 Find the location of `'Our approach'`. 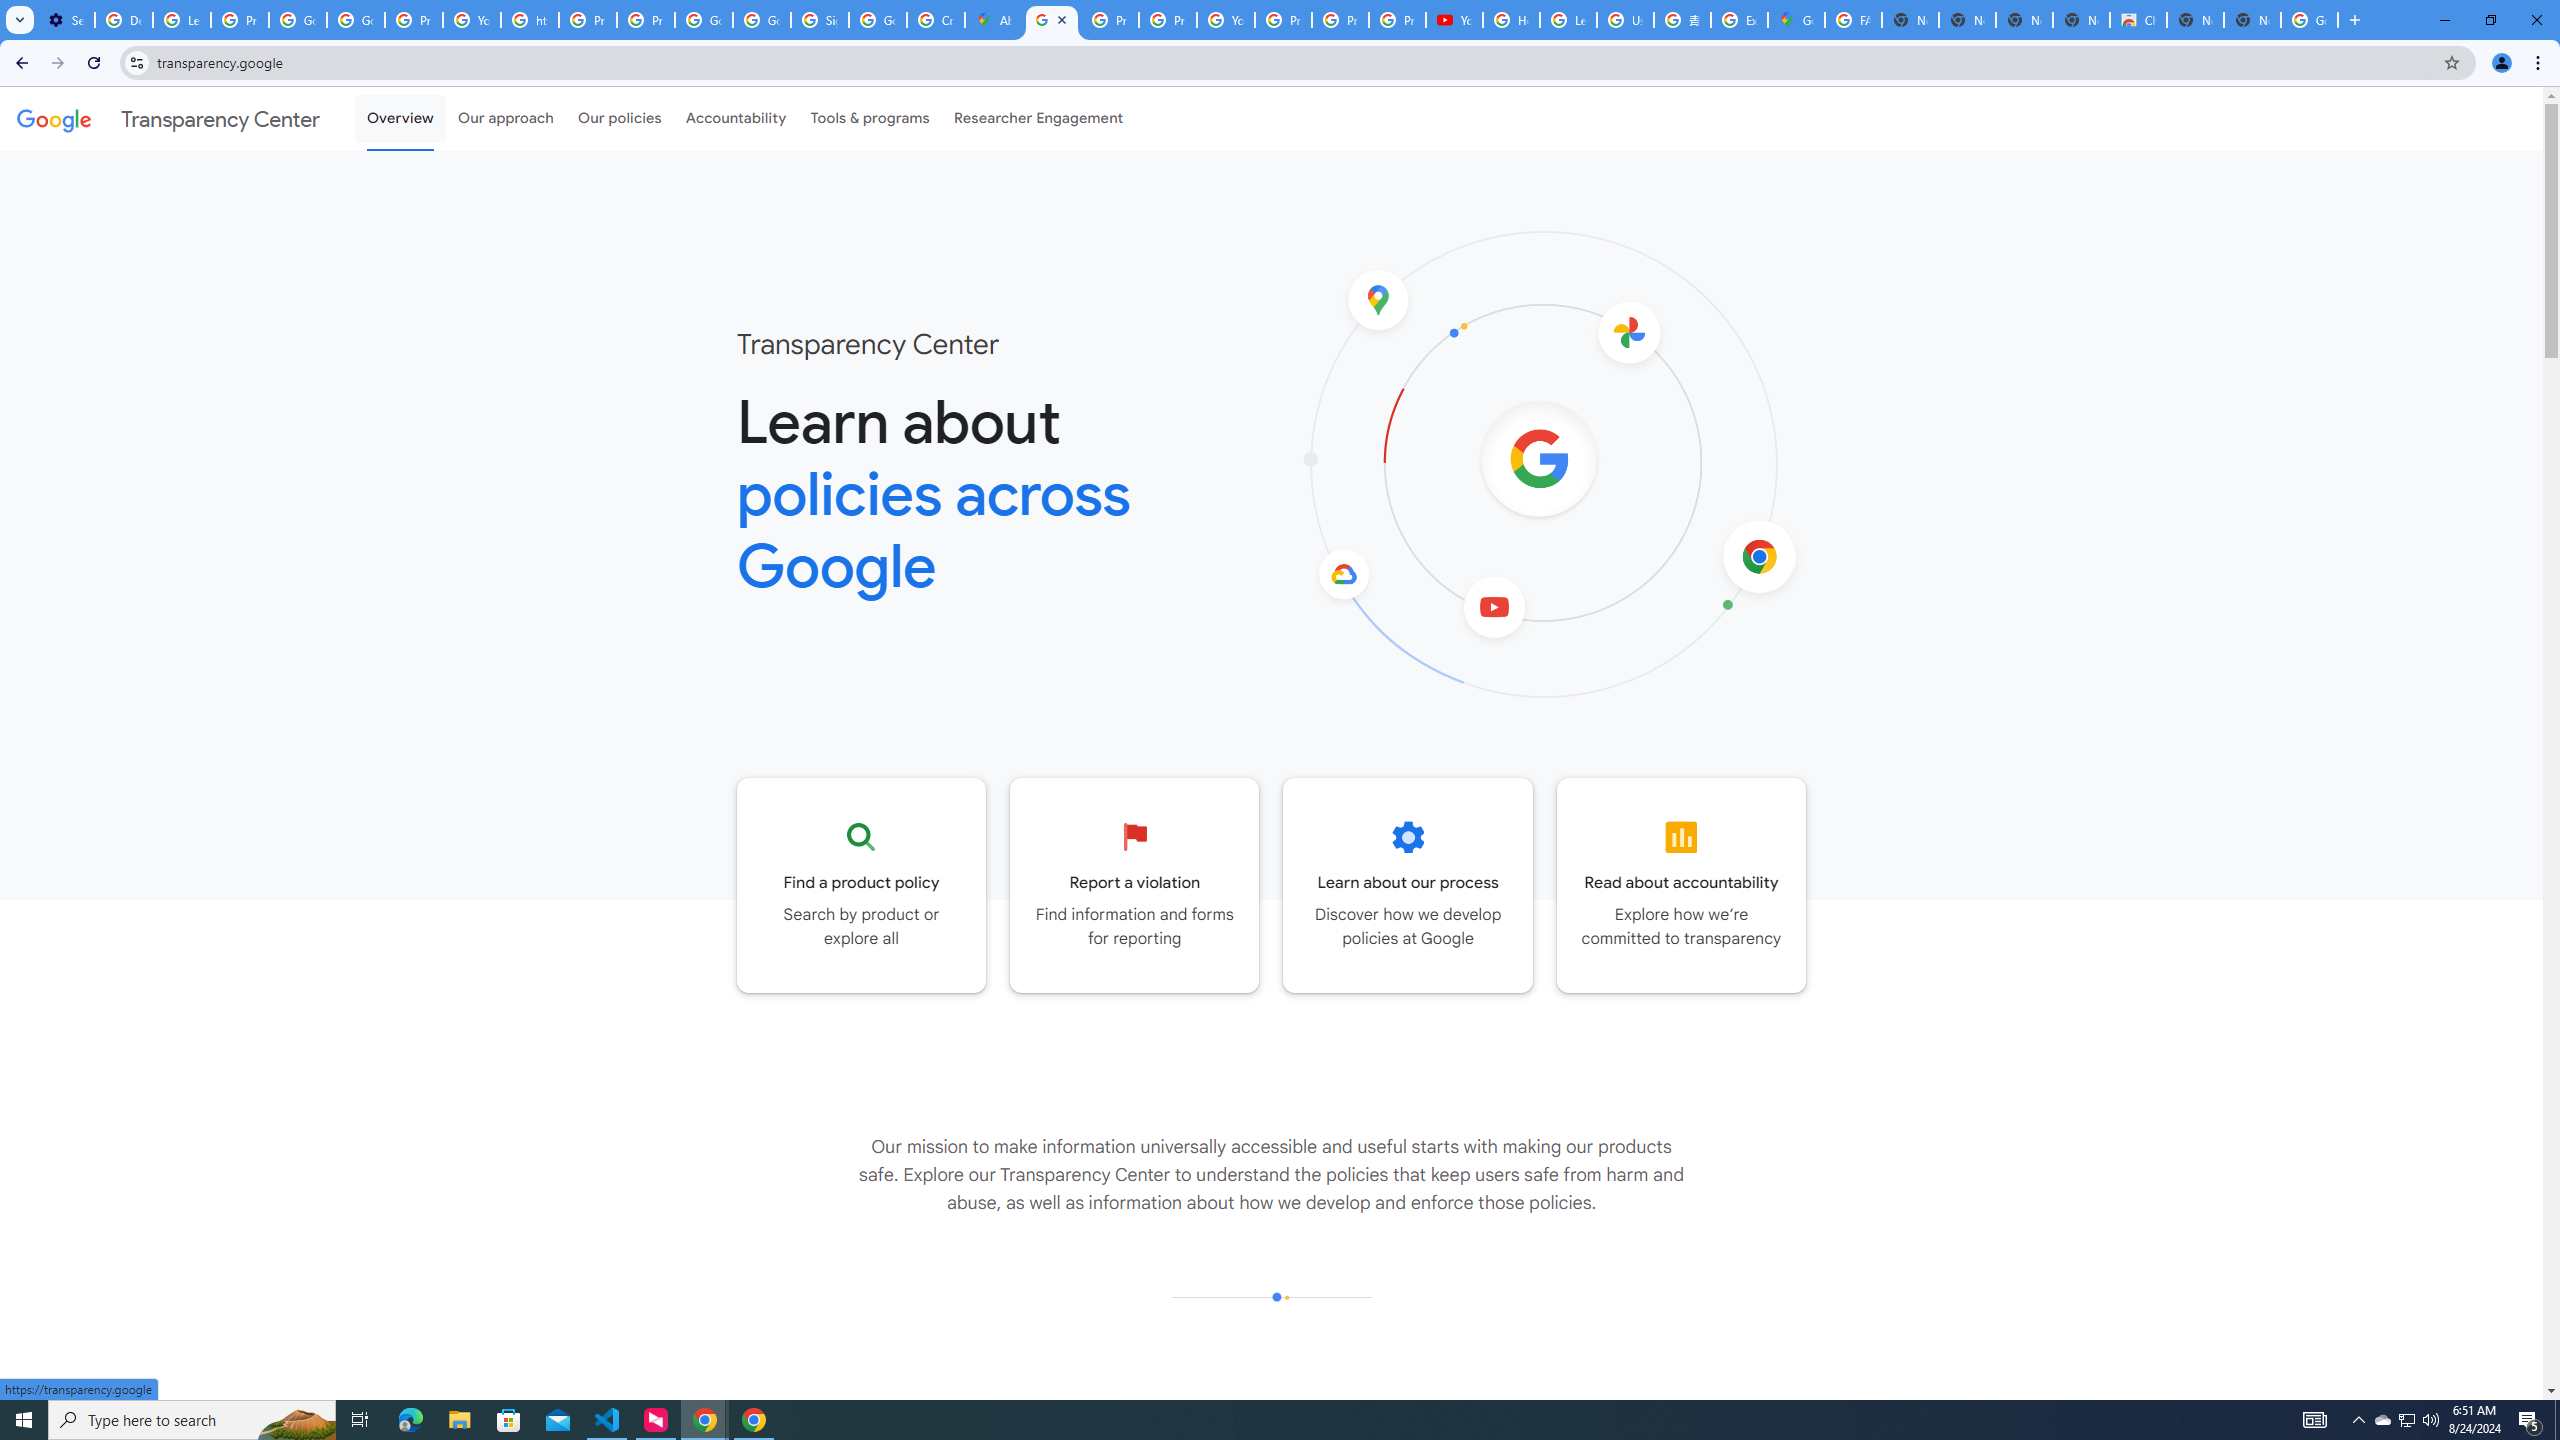

'Our approach' is located at coordinates (505, 118).